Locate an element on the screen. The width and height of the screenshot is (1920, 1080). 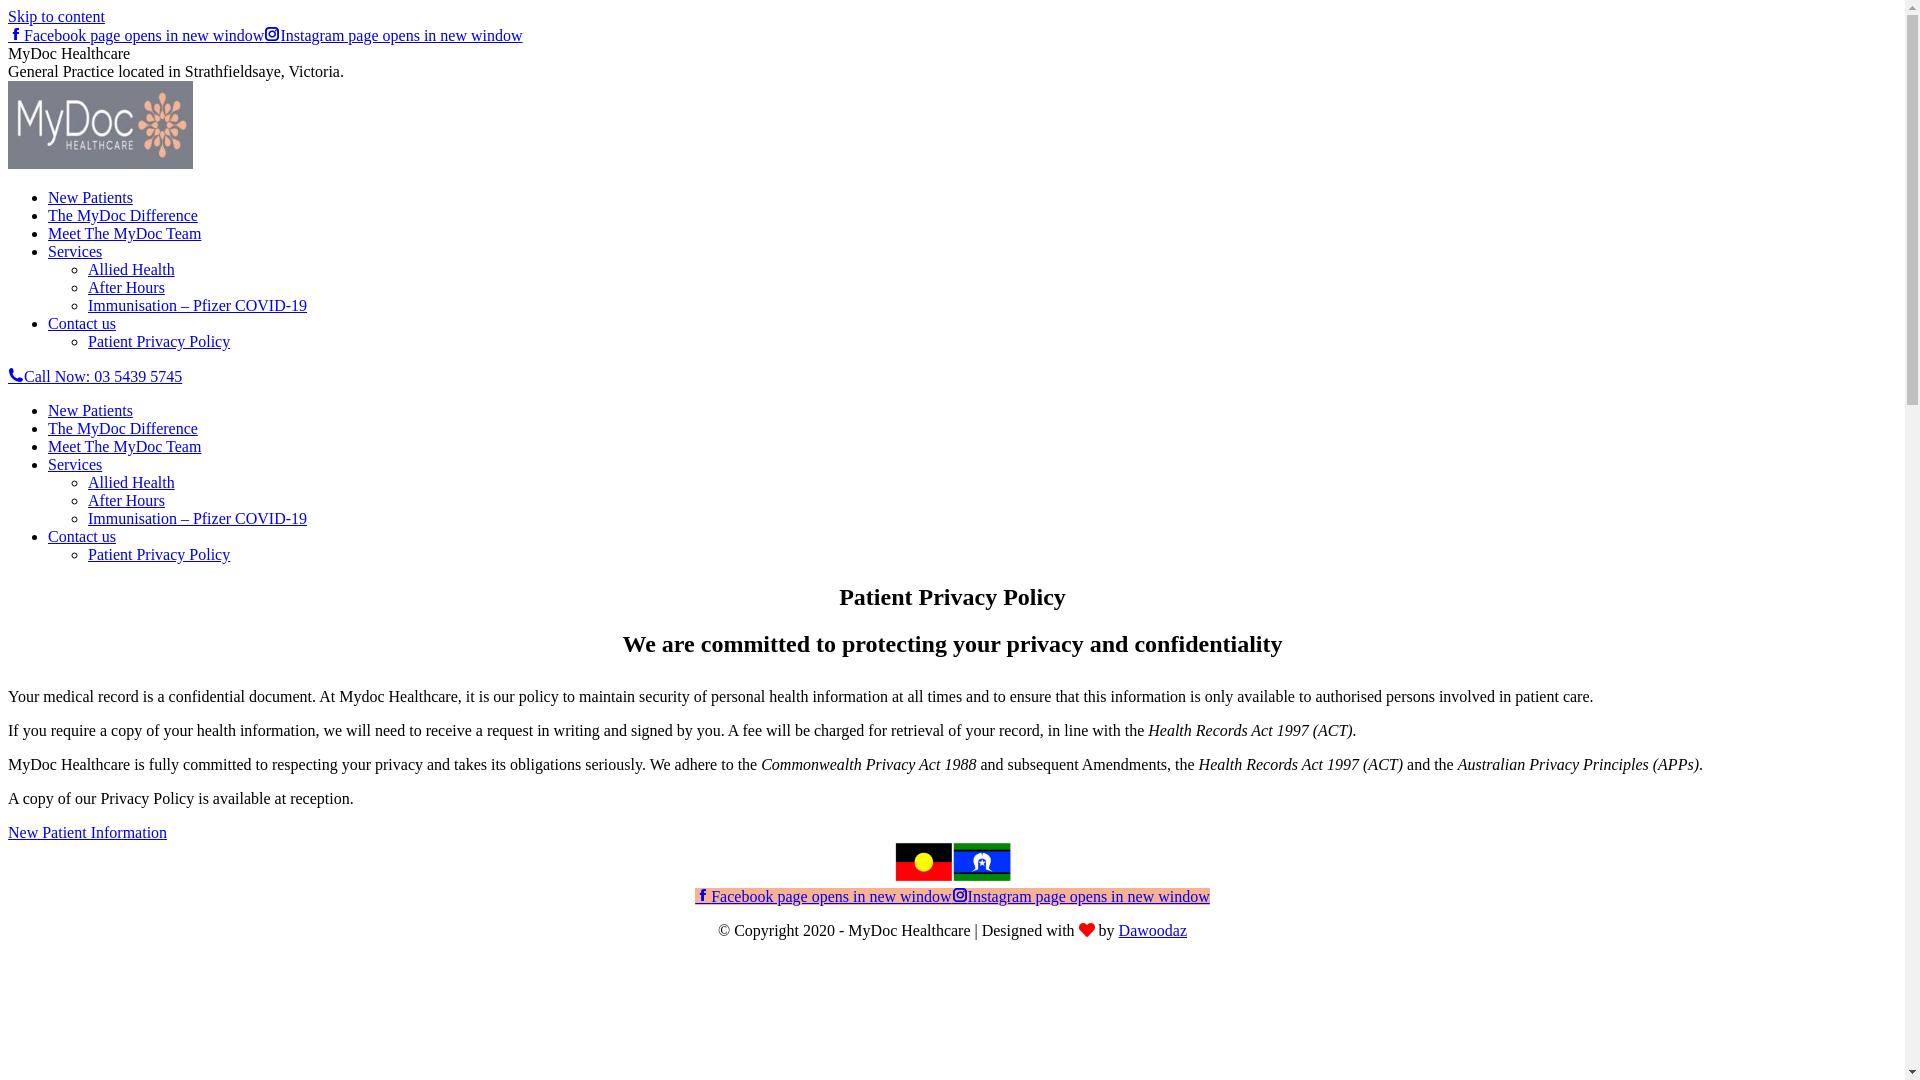
'Patient Privacy Policy' is located at coordinates (157, 554).